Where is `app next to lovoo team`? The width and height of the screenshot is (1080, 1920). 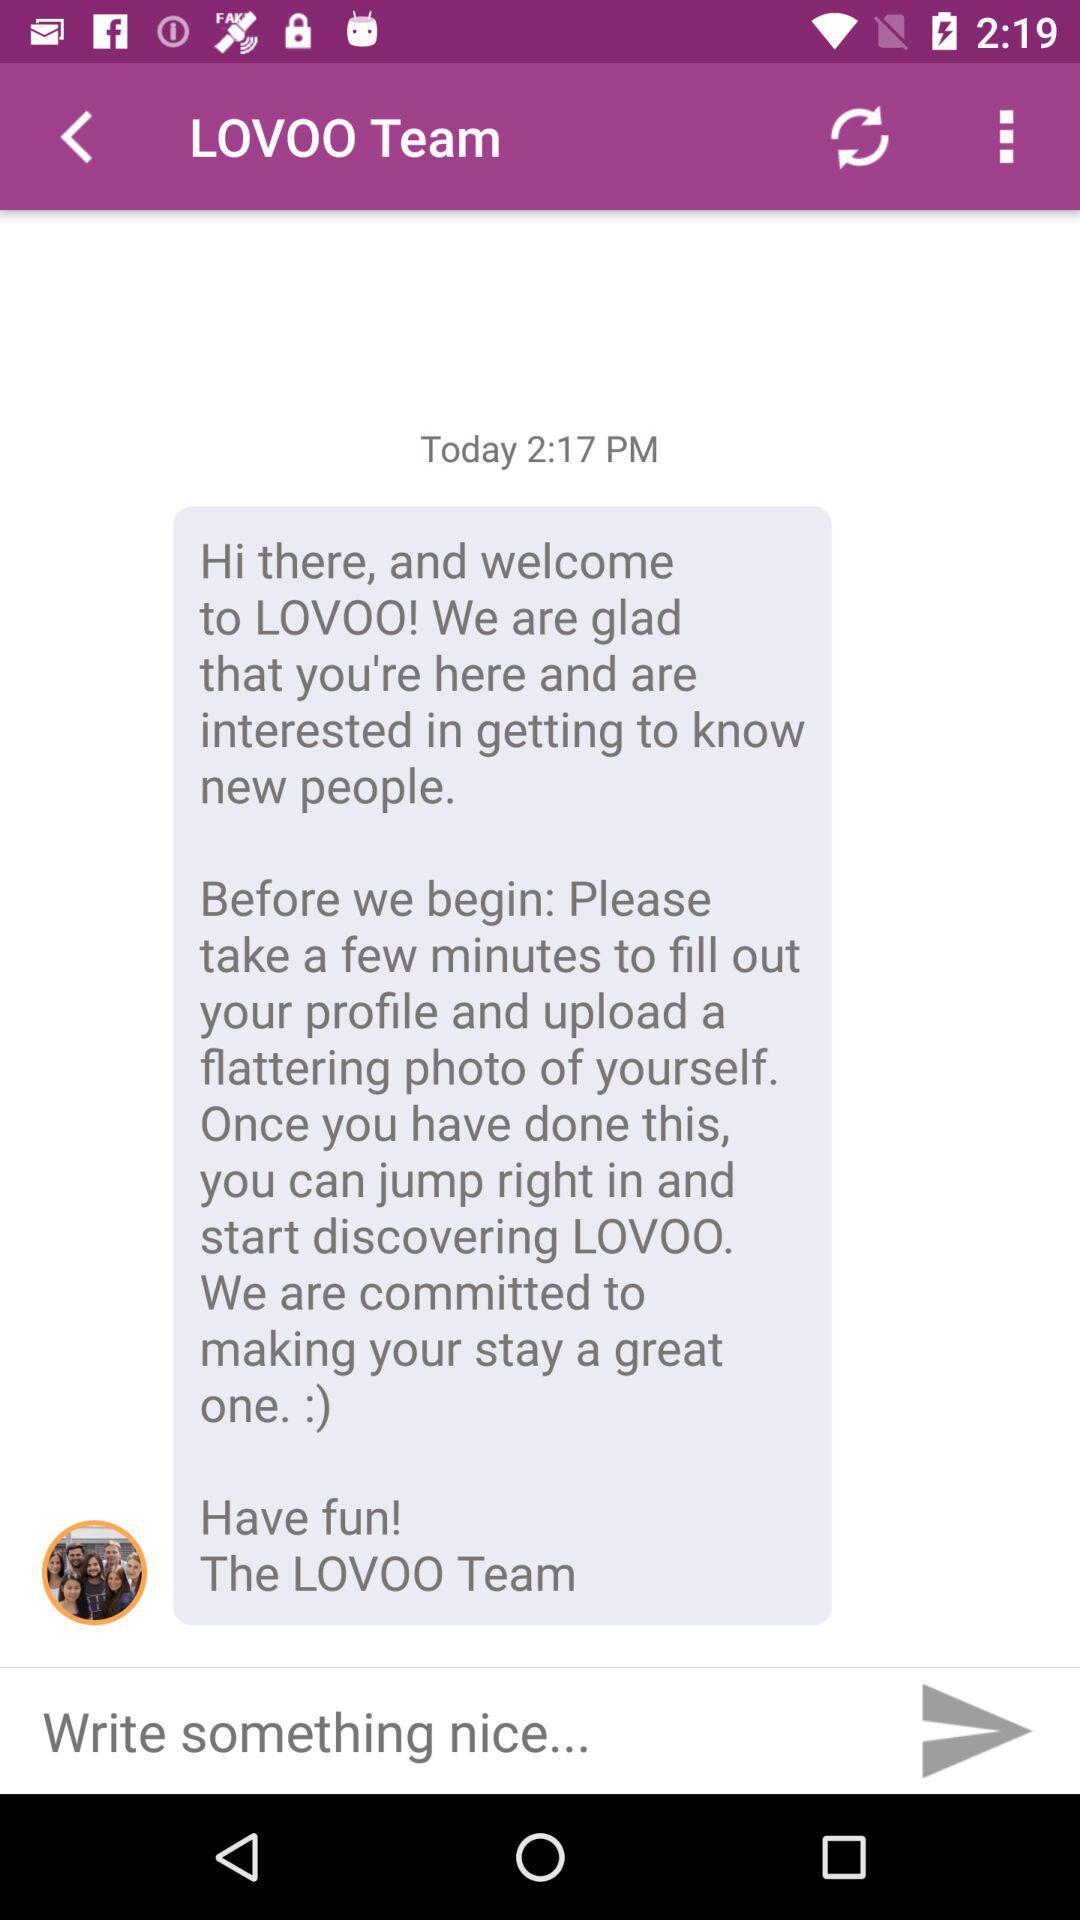
app next to lovoo team is located at coordinates (858, 135).